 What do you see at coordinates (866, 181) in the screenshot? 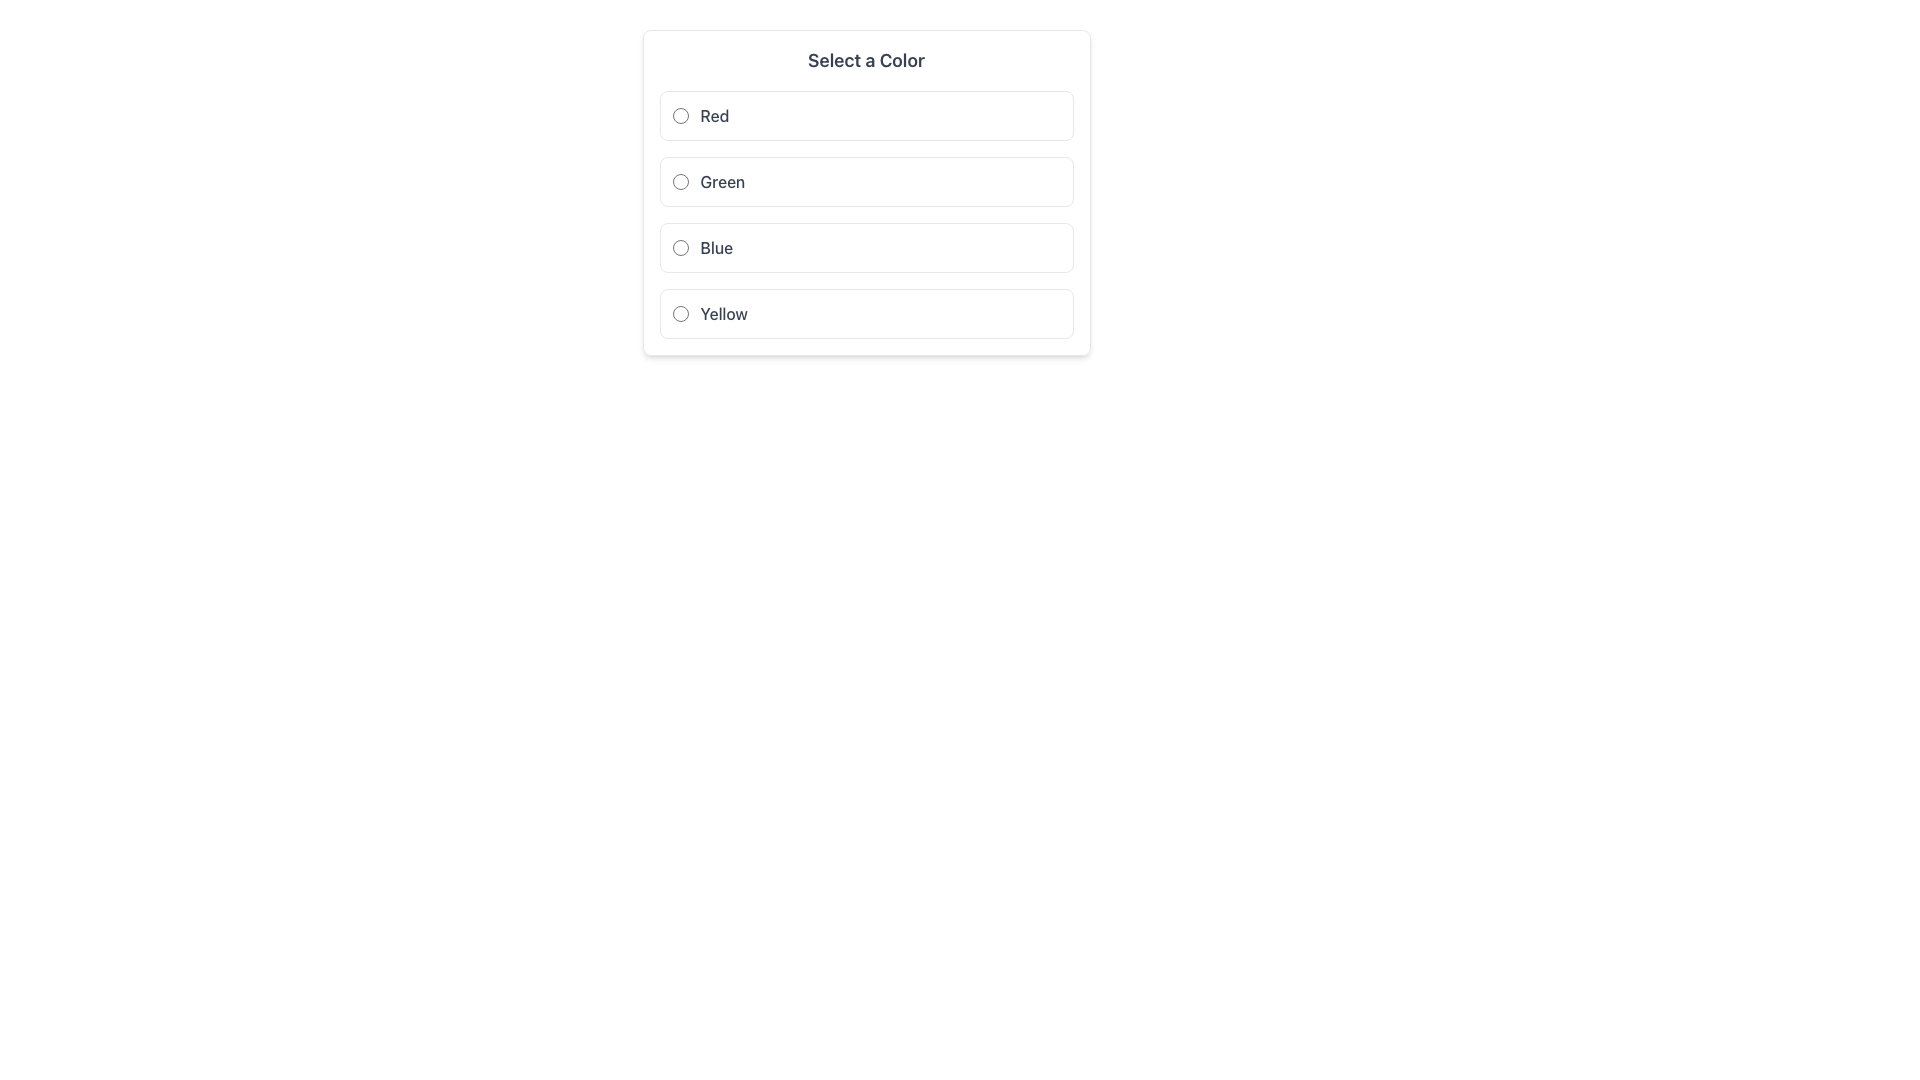
I see `the radio button` at bounding box center [866, 181].